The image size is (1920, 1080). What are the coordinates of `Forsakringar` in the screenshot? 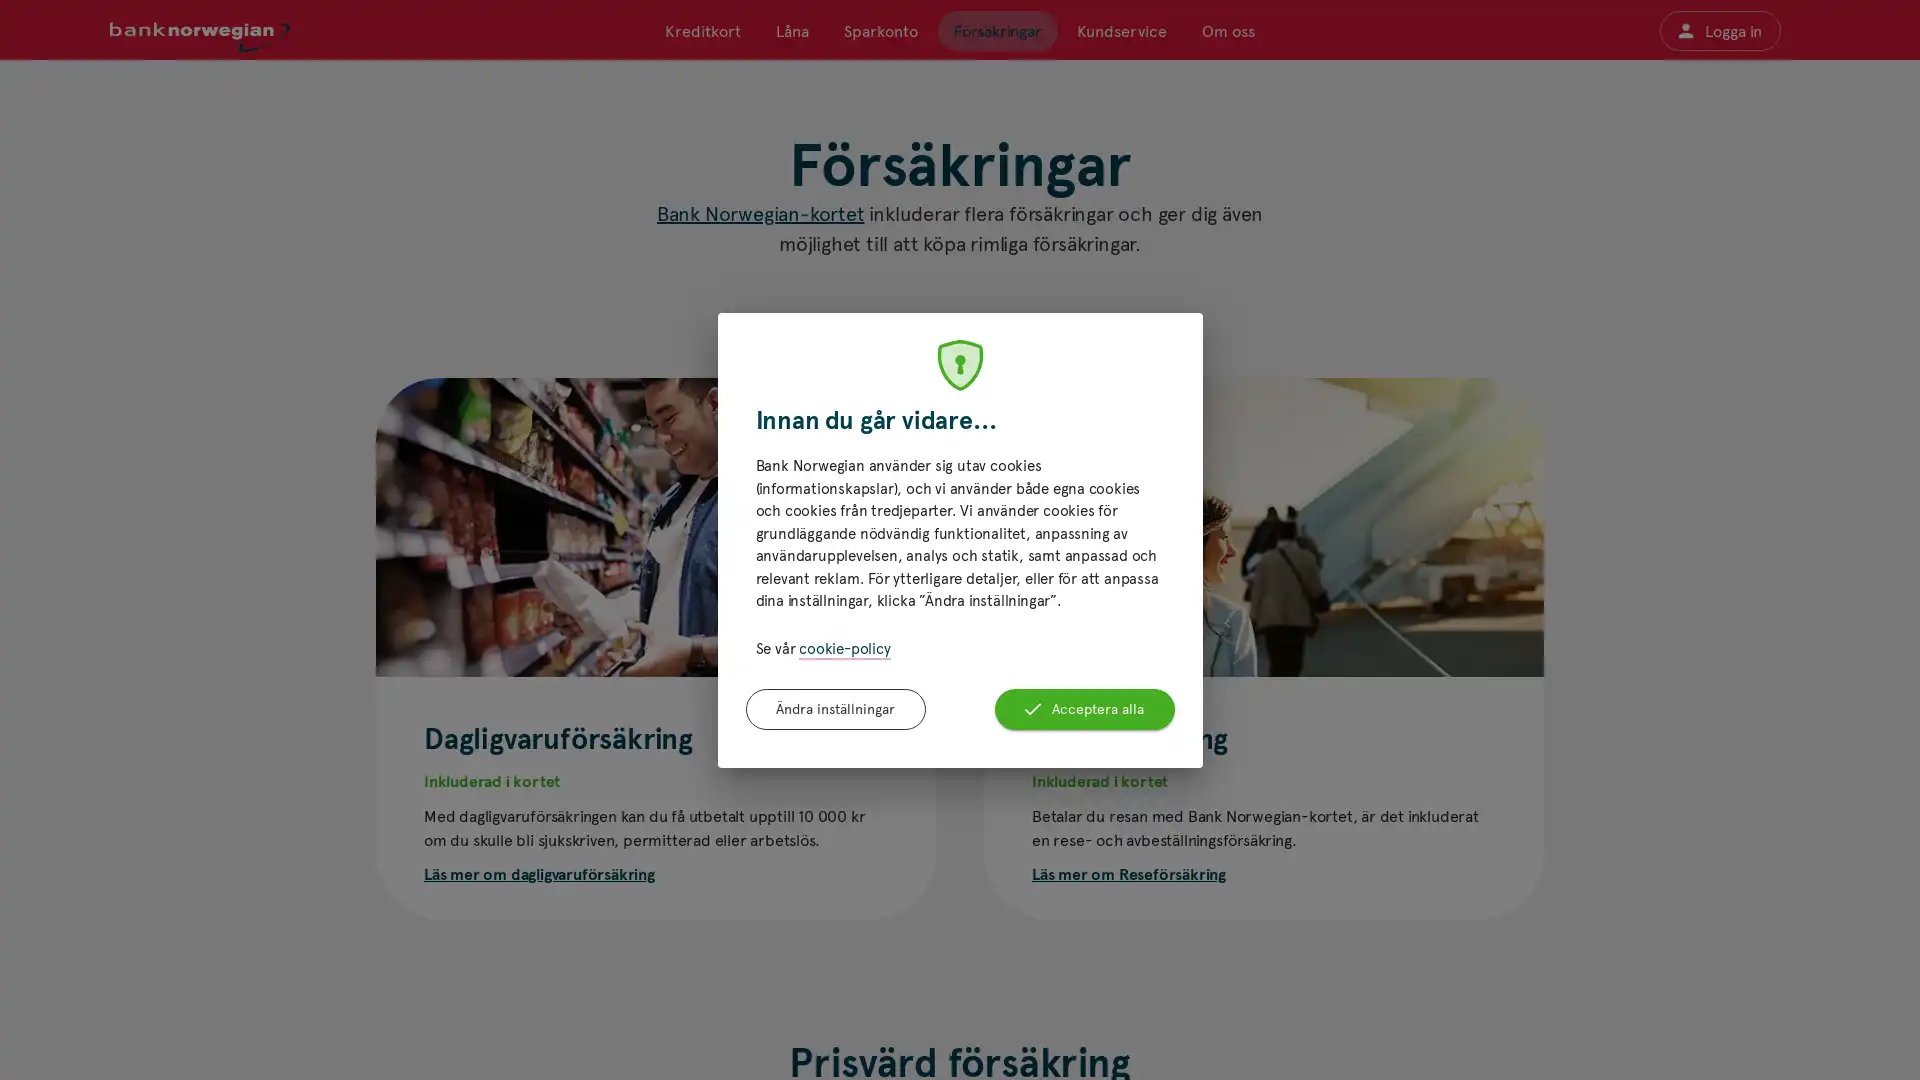 It's located at (997, 30).